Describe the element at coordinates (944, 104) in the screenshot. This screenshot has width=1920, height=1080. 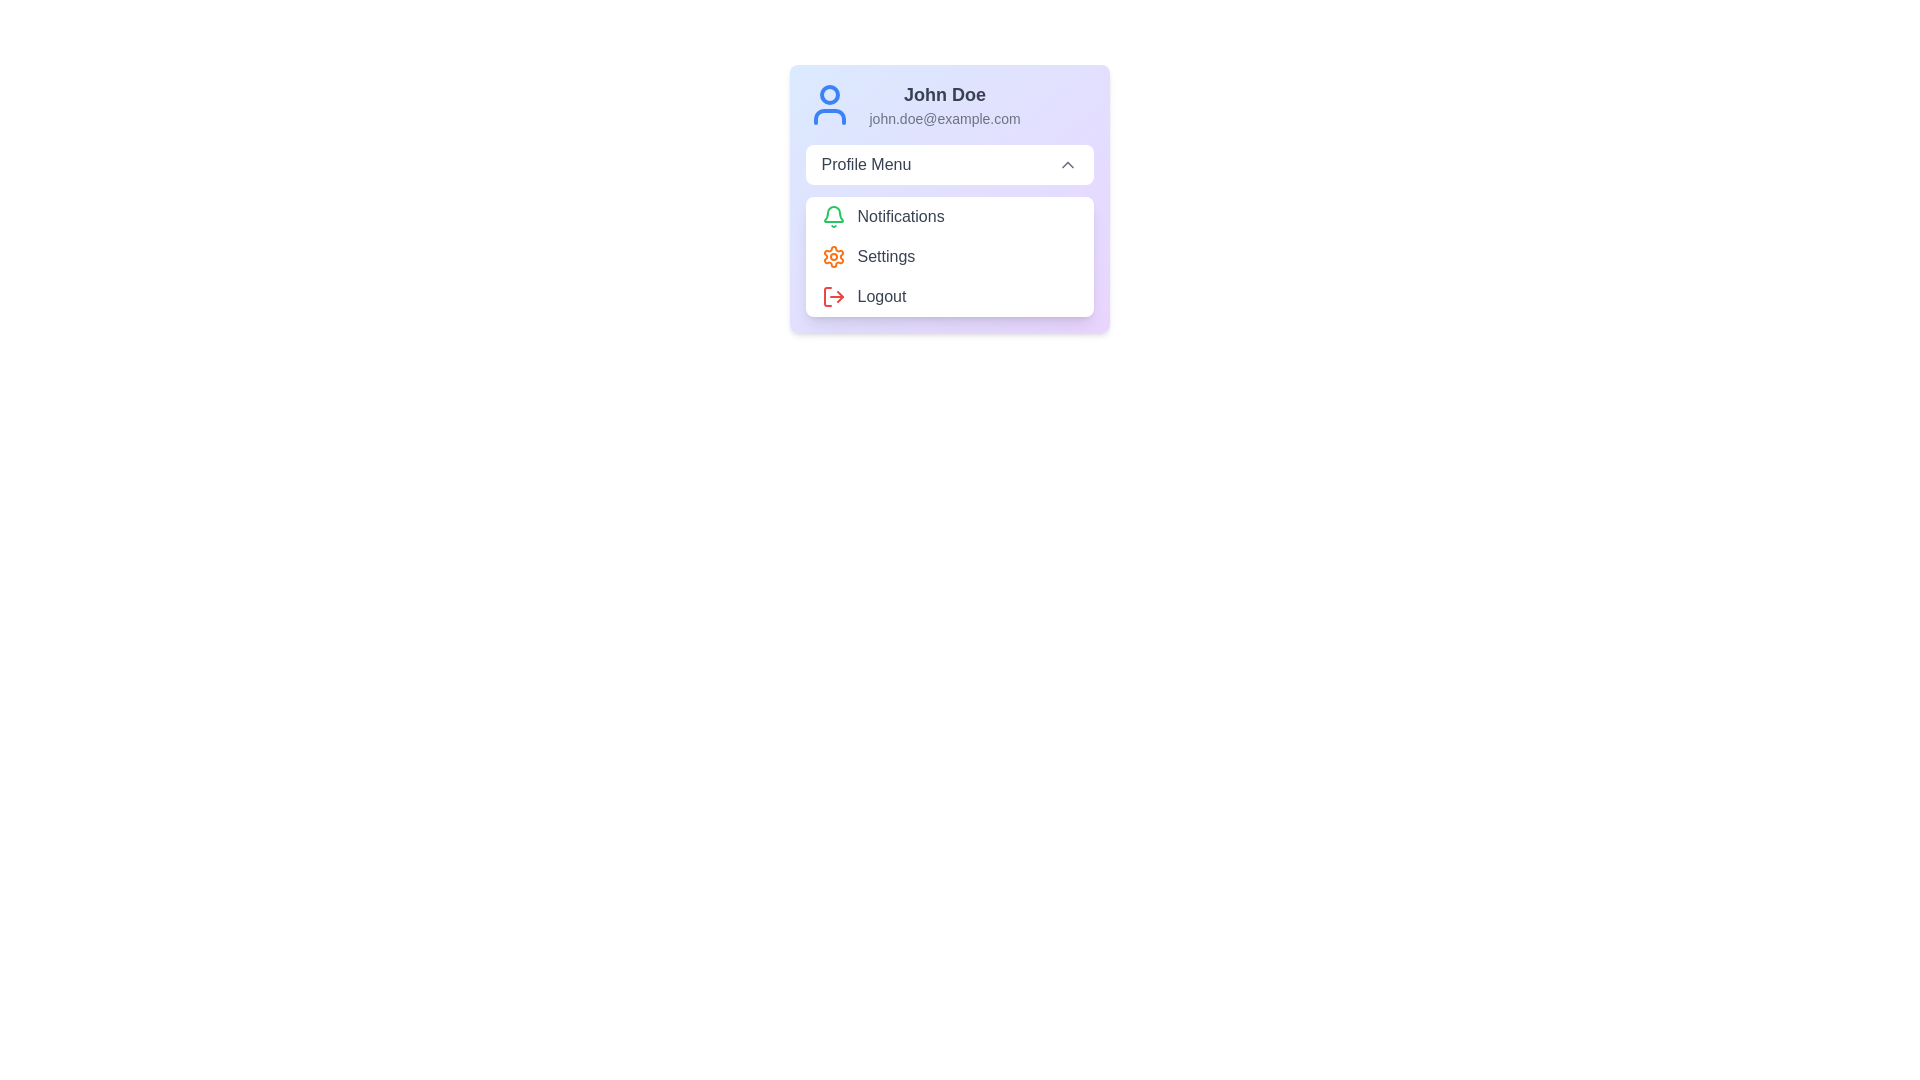
I see `the displayed name or email in the Text Display Component, which is located to the right of the user icon in the dropdown menu panel` at that location.